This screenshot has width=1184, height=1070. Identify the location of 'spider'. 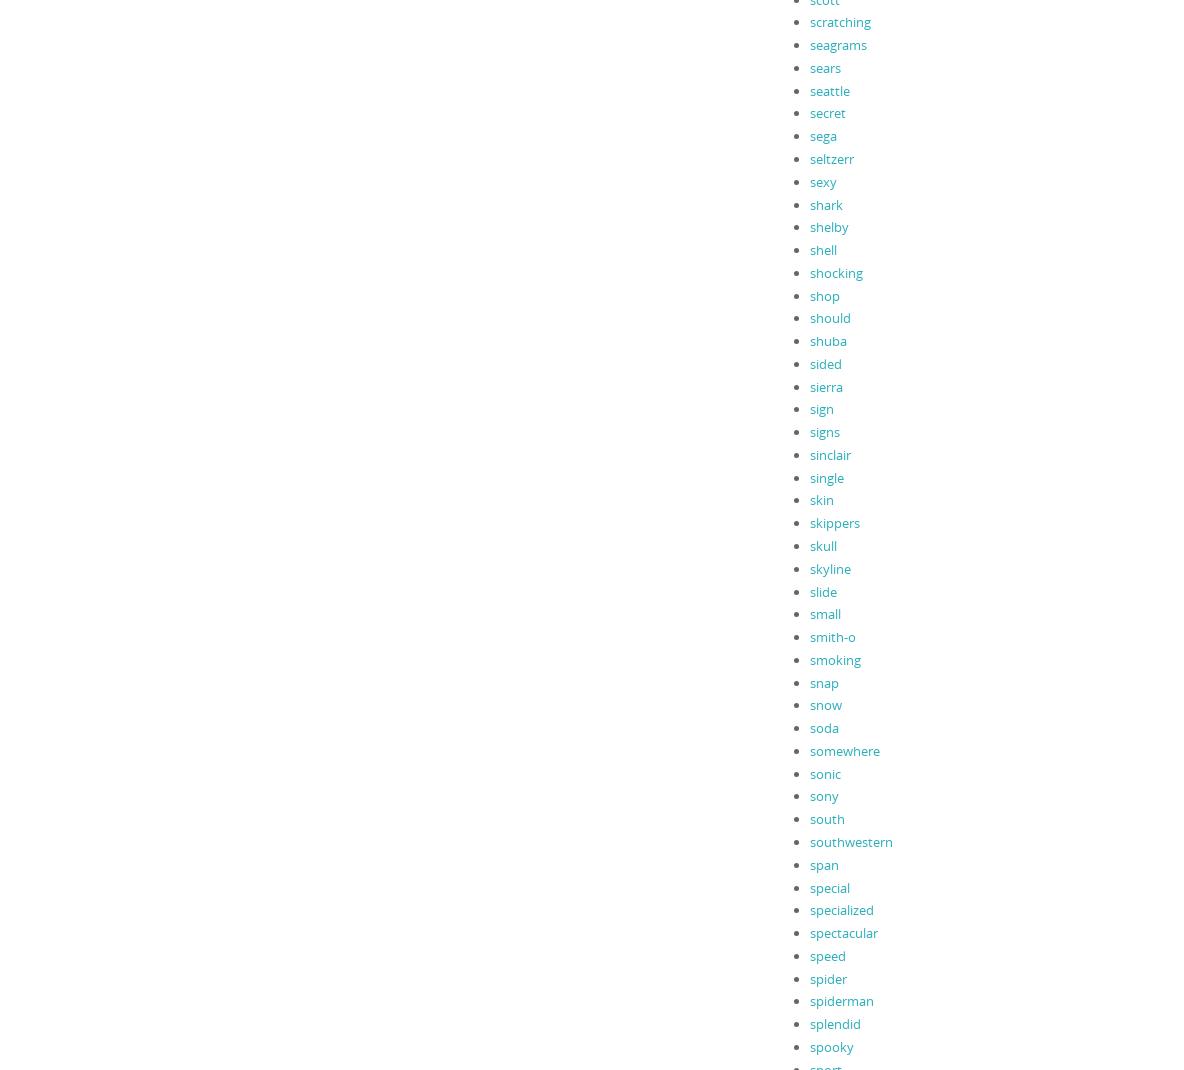
(808, 976).